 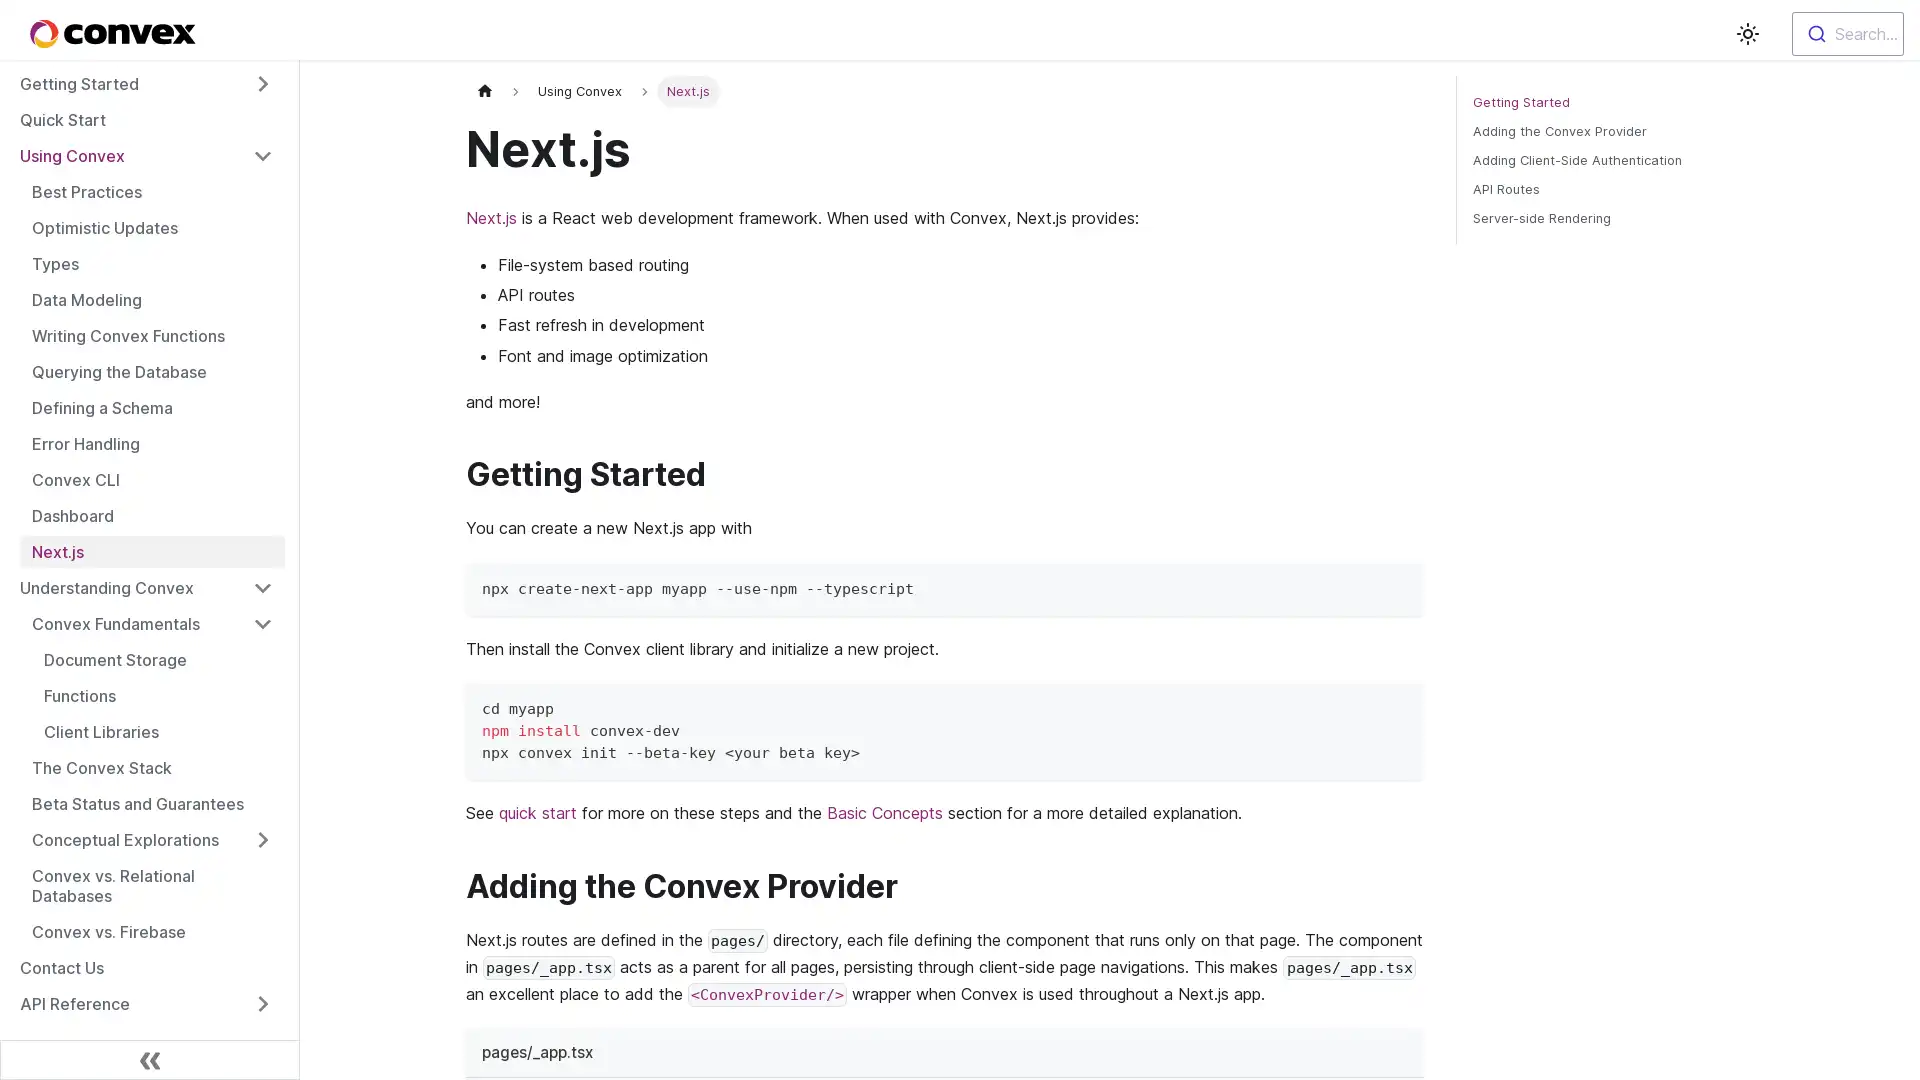 What do you see at coordinates (1398, 705) in the screenshot?
I see `Copy code to clipboard` at bounding box center [1398, 705].